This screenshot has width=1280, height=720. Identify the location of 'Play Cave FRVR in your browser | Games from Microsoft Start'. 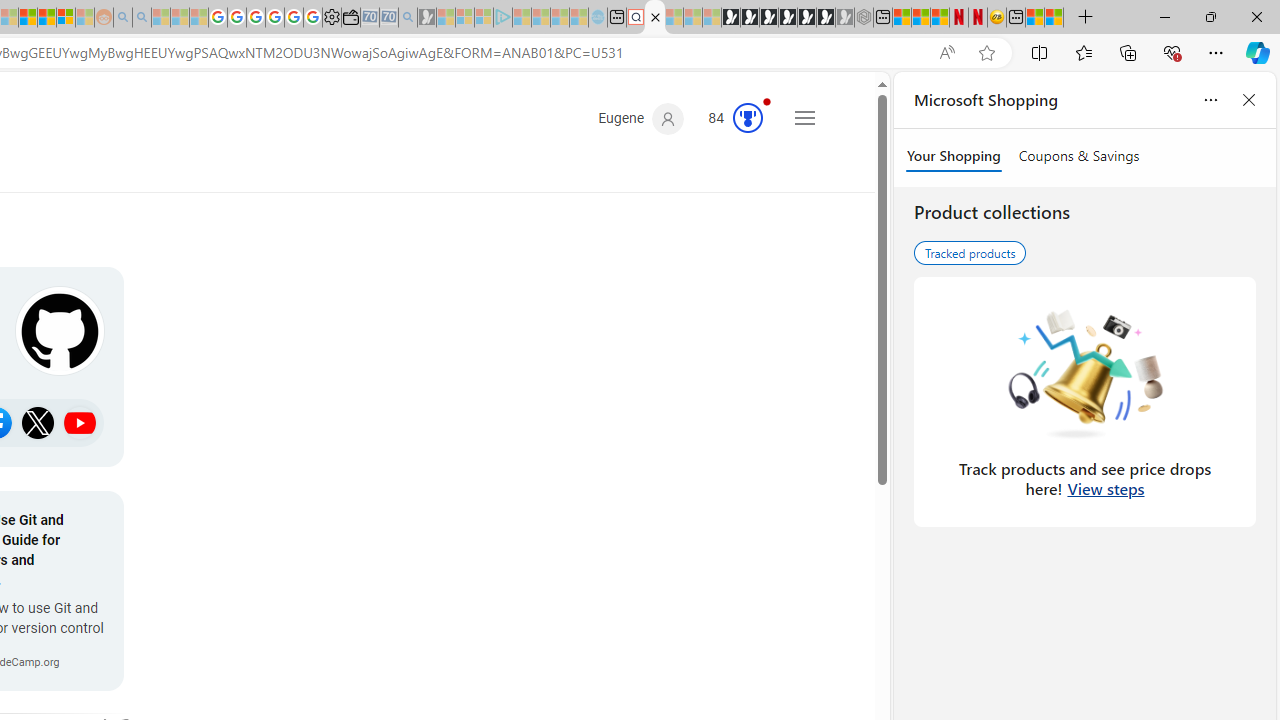
(768, 17).